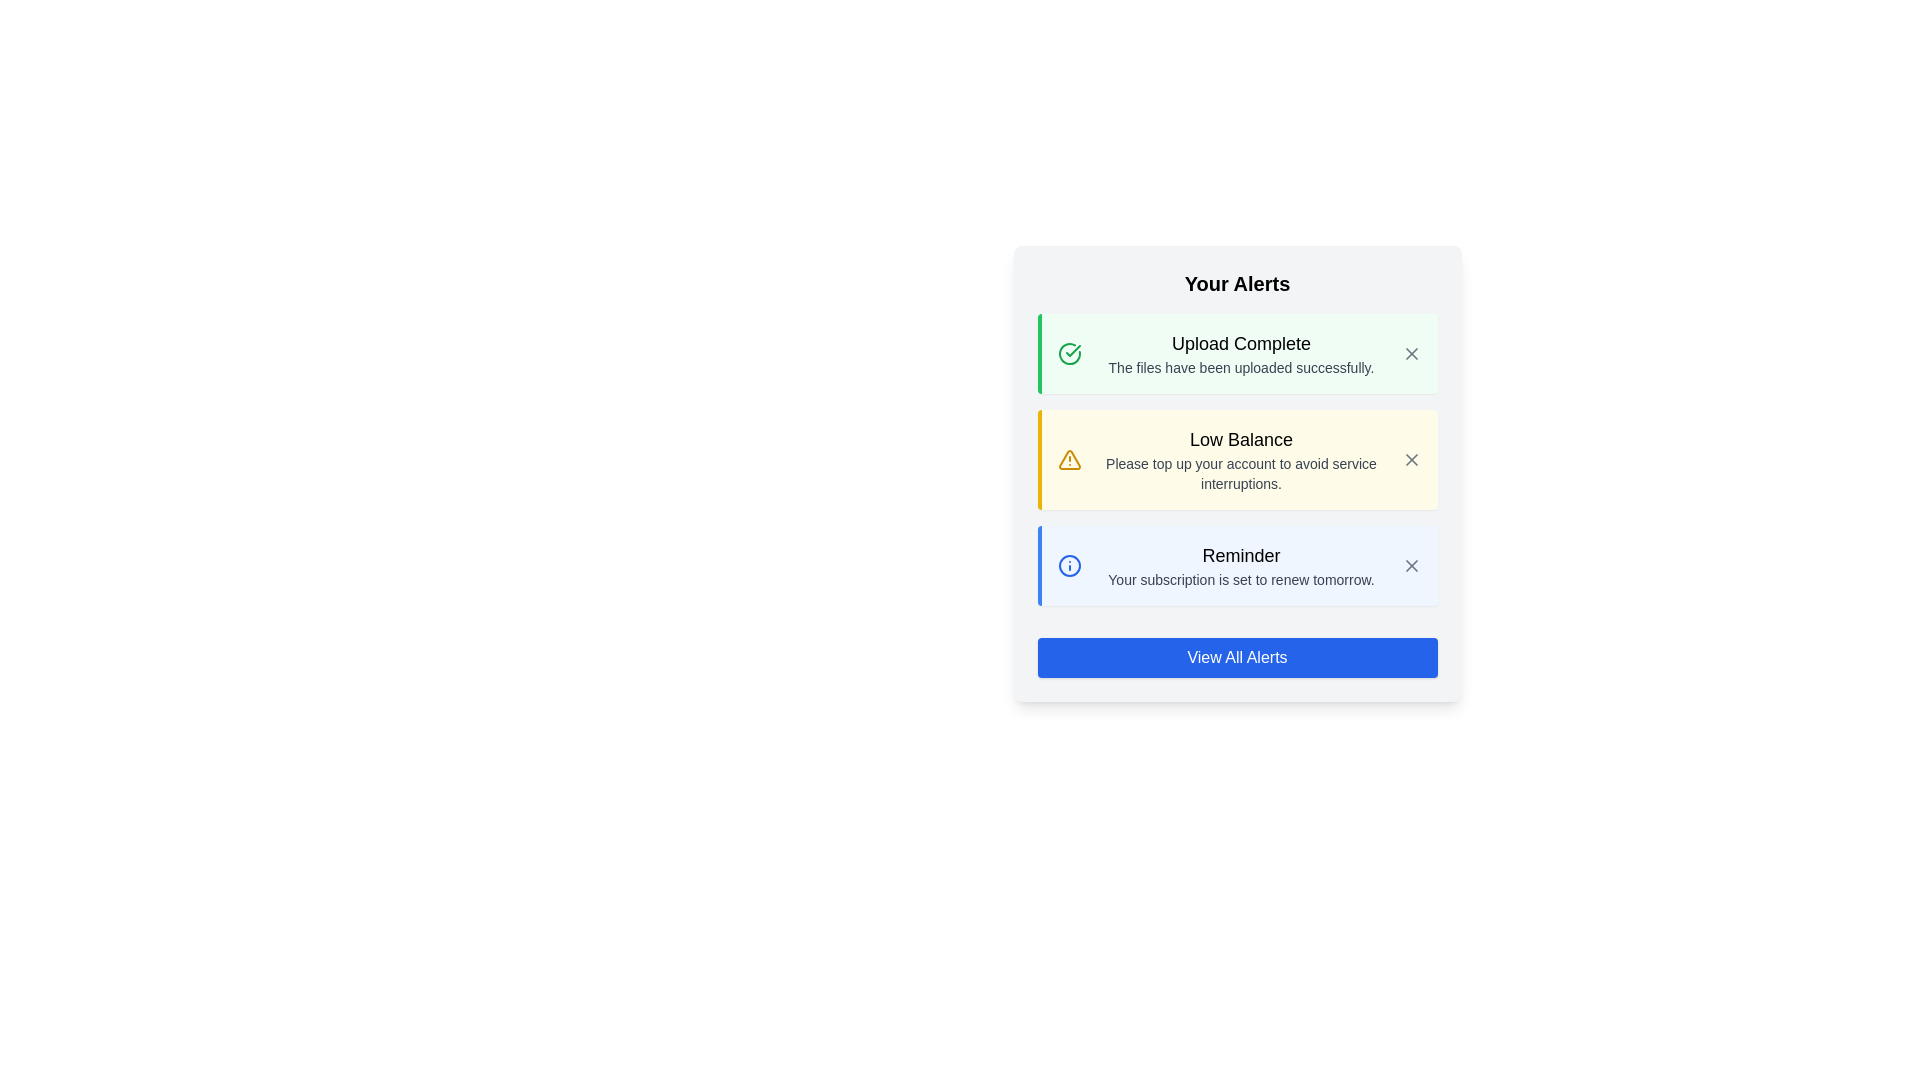 This screenshot has width=1920, height=1080. What do you see at coordinates (1410, 353) in the screenshot?
I see `the Close indicator icon located at the top-right corner of the 'Upload Complete' alert box` at bounding box center [1410, 353].